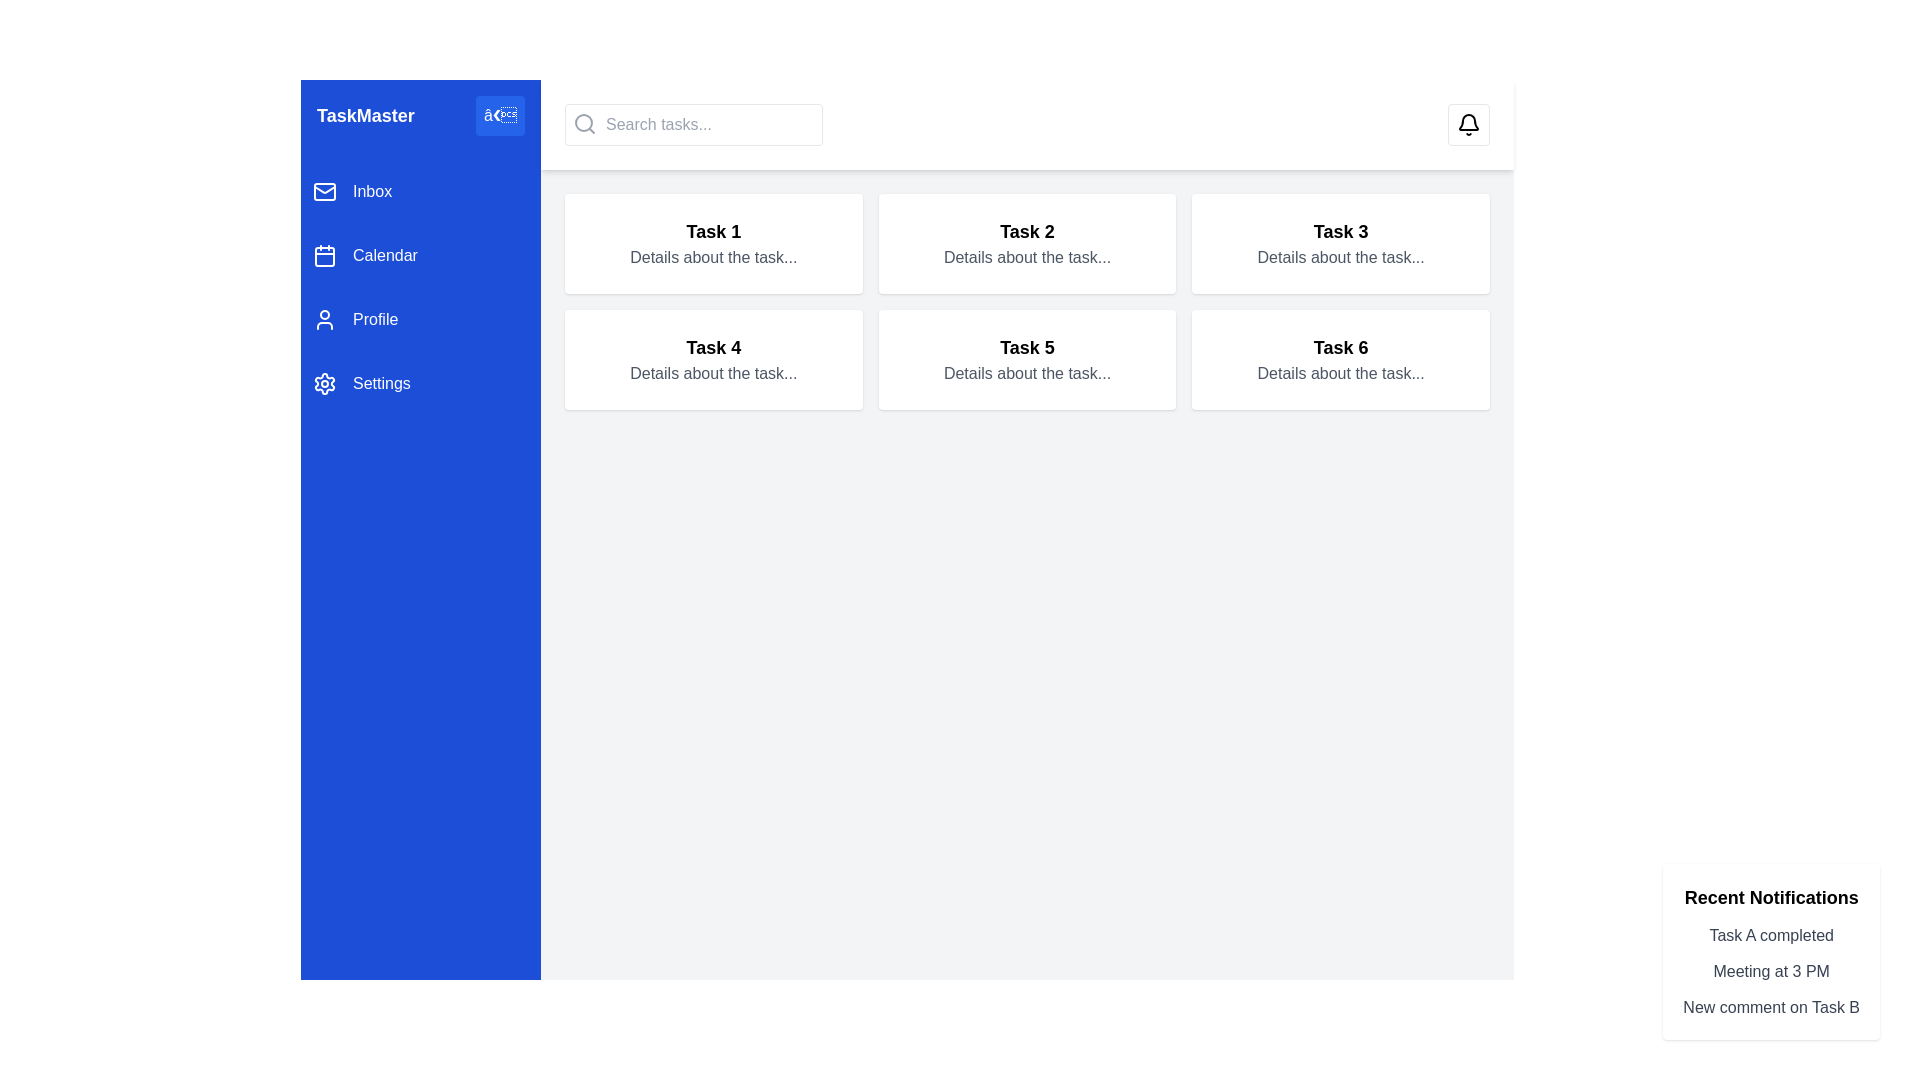 The height and width of the screenshot is (1080, 1920). Describe the element at coordinates (1027, 242) in the screenshot. I see `the second card in the grid layout that has a white background, rounded corners, and contains the title 'Task 2'` at that location.